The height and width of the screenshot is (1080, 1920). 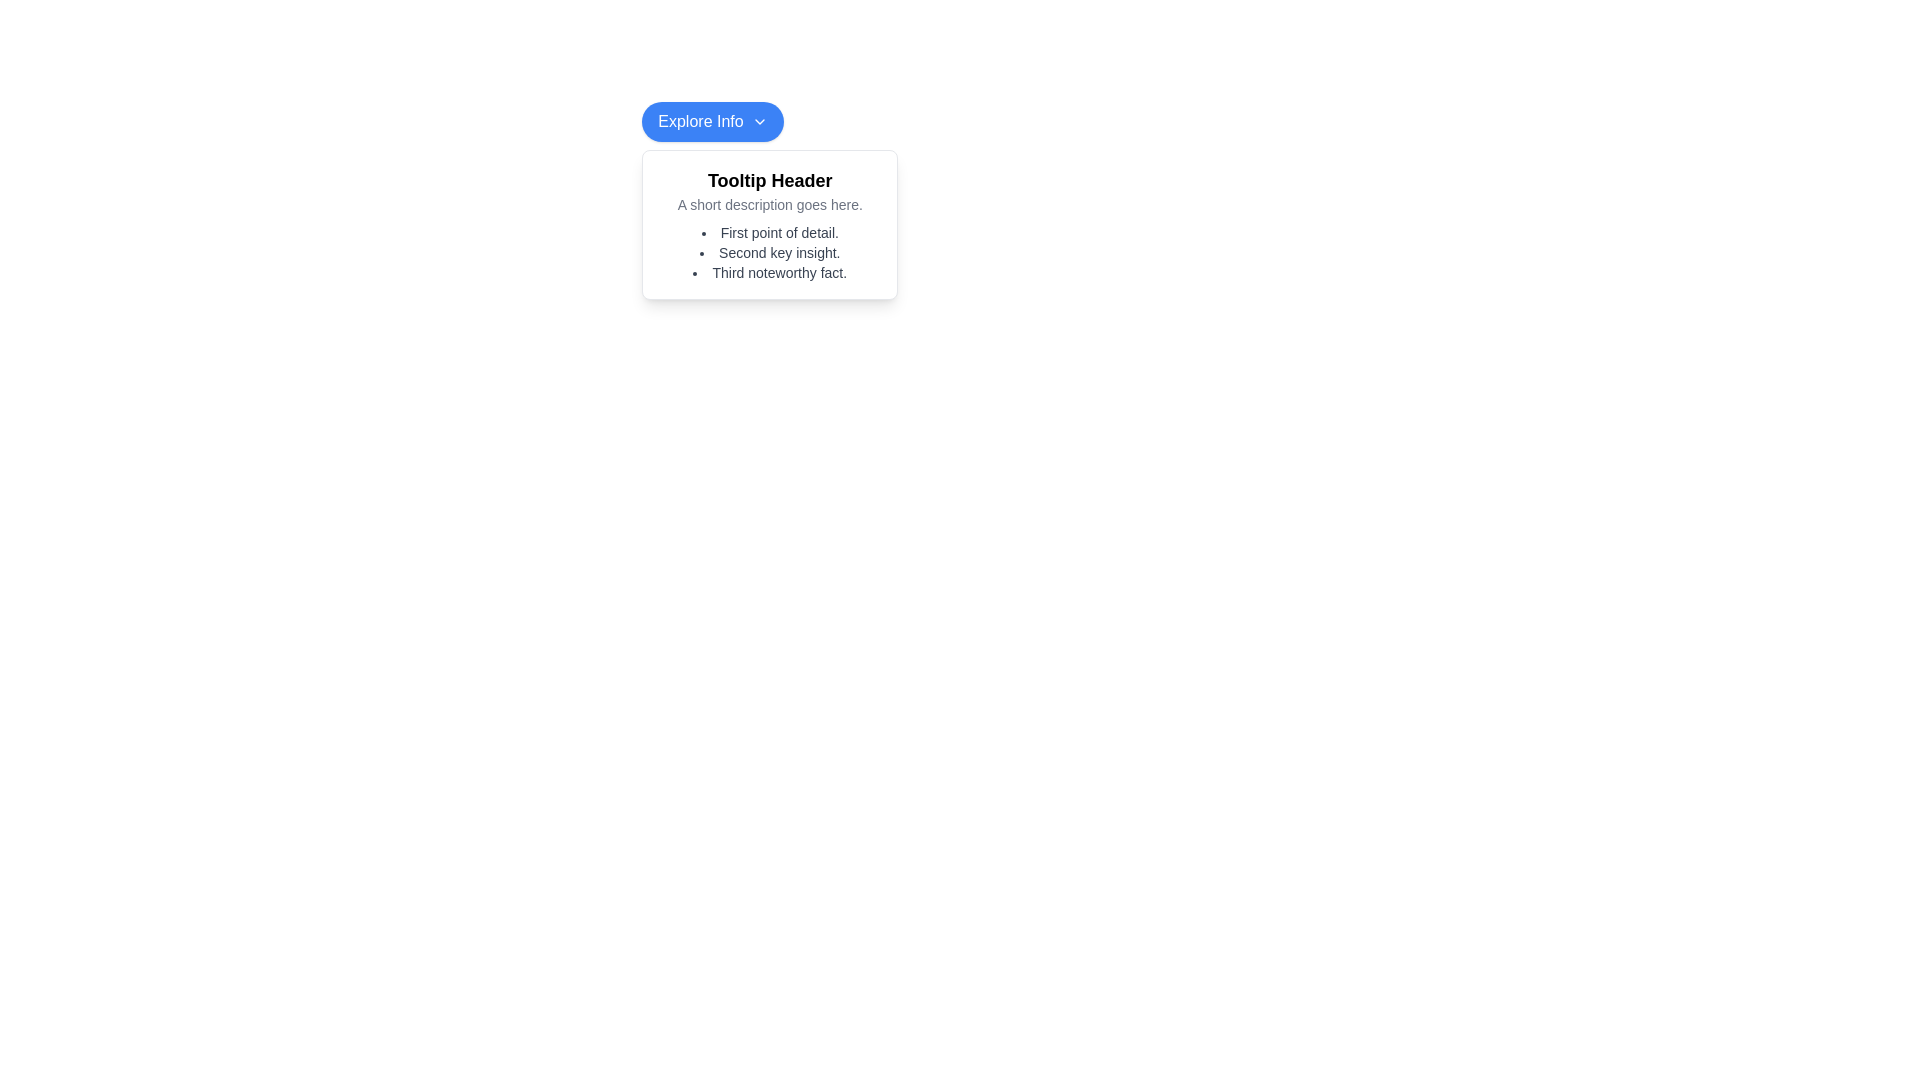 What do you see at coordinates (769, 252) in the screenshot?
I see `the second bullet-point text item displaying 'Second key insight.' in the tooltip under the section titled 'Tooltip Header'` at bounding box center [769, 252].